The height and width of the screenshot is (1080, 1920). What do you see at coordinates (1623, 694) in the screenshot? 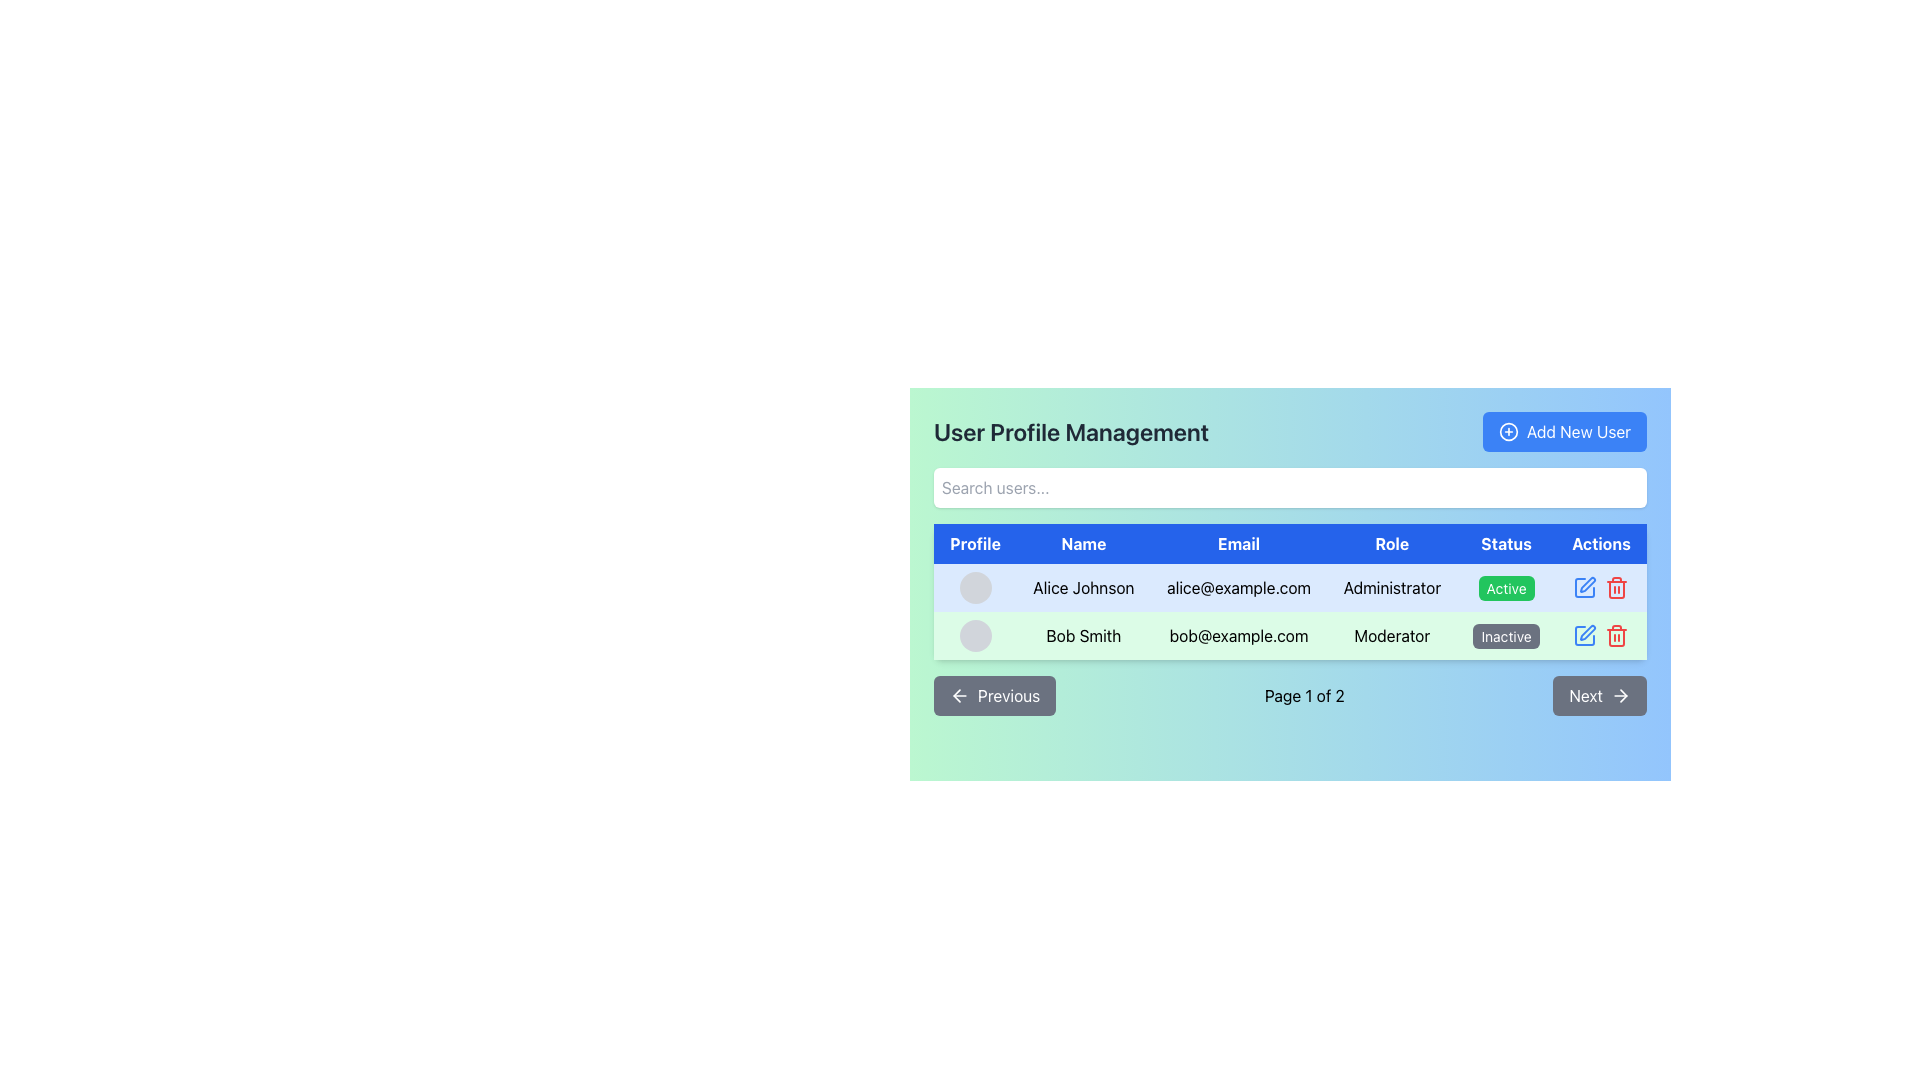
I see `the 'Next' button which includes the graphical arrowhead indicating forward action, located at the bottom-right corner of the interface` at bounding box center [1623, 694].